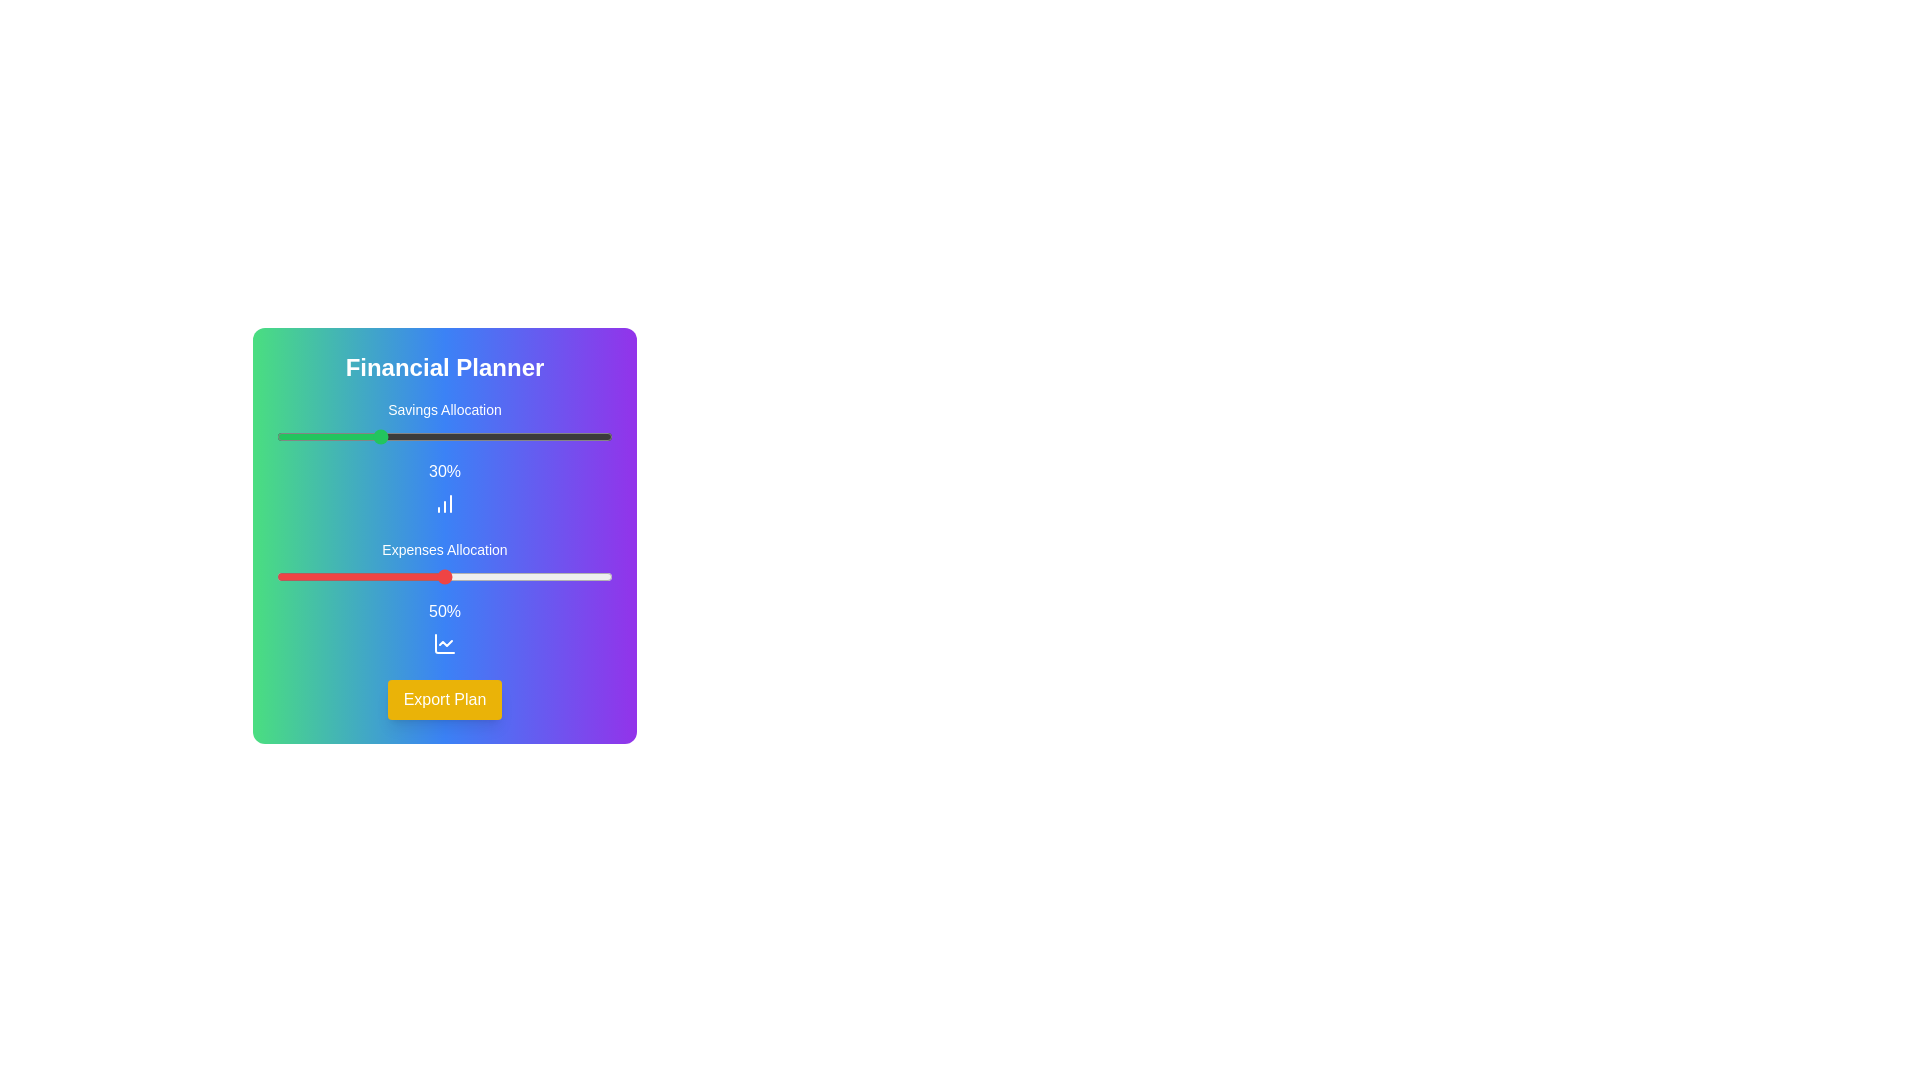 This screenshot has height=1080, width=1920. I want to click on the expenses allocation slider, so click(394, 577).